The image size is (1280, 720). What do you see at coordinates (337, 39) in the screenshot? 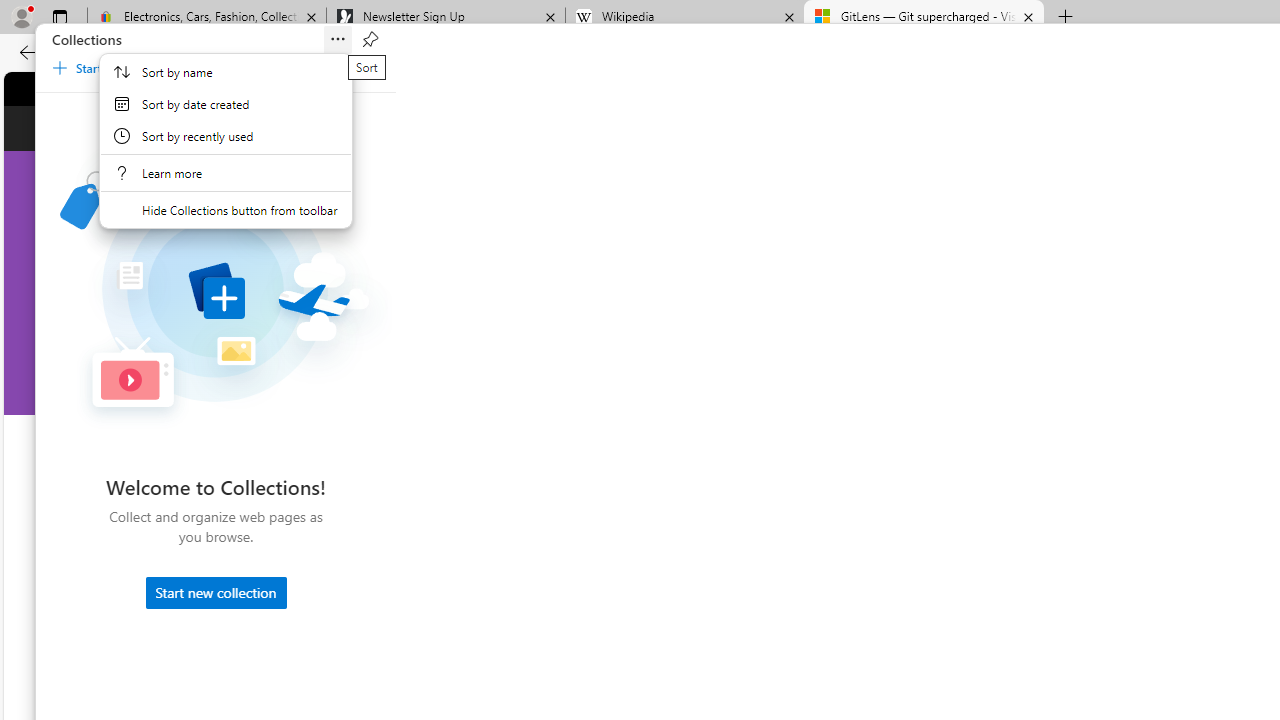
I see `'Sort'` at bounding box center [337, 39].